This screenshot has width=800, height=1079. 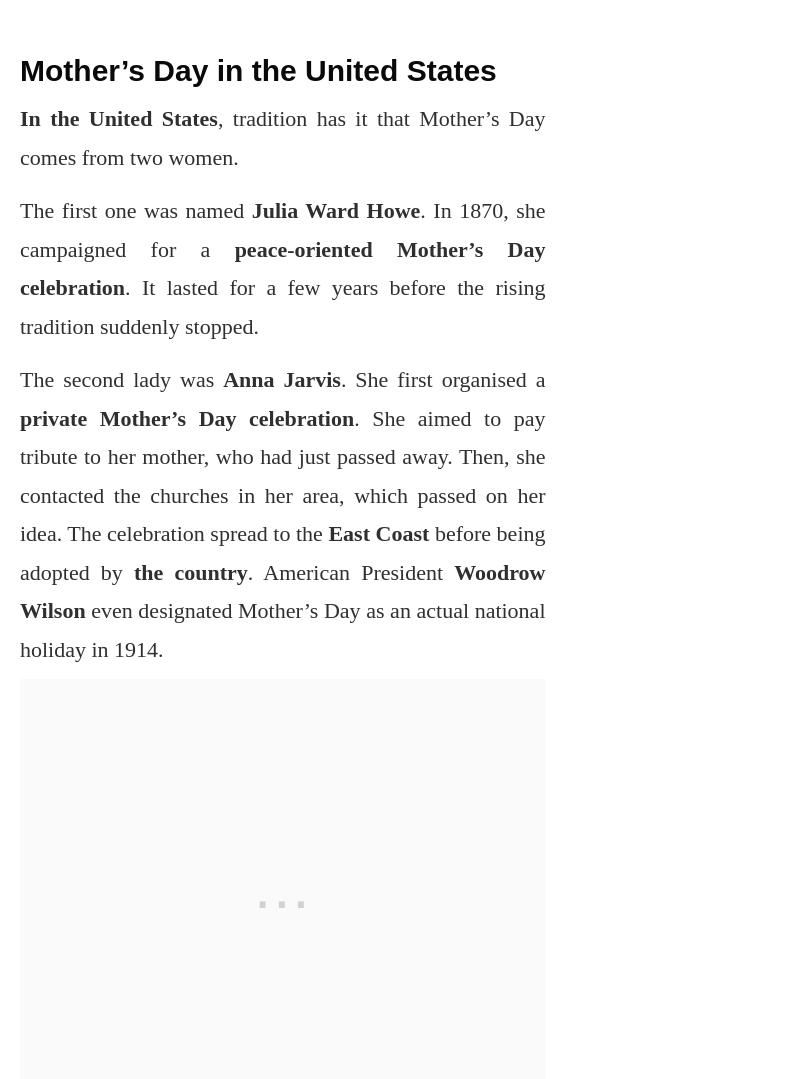 What do you see at coordinates (441, 378) in the screenshot?
I see `'. She first organised a'` at bounding box center [441, 378].